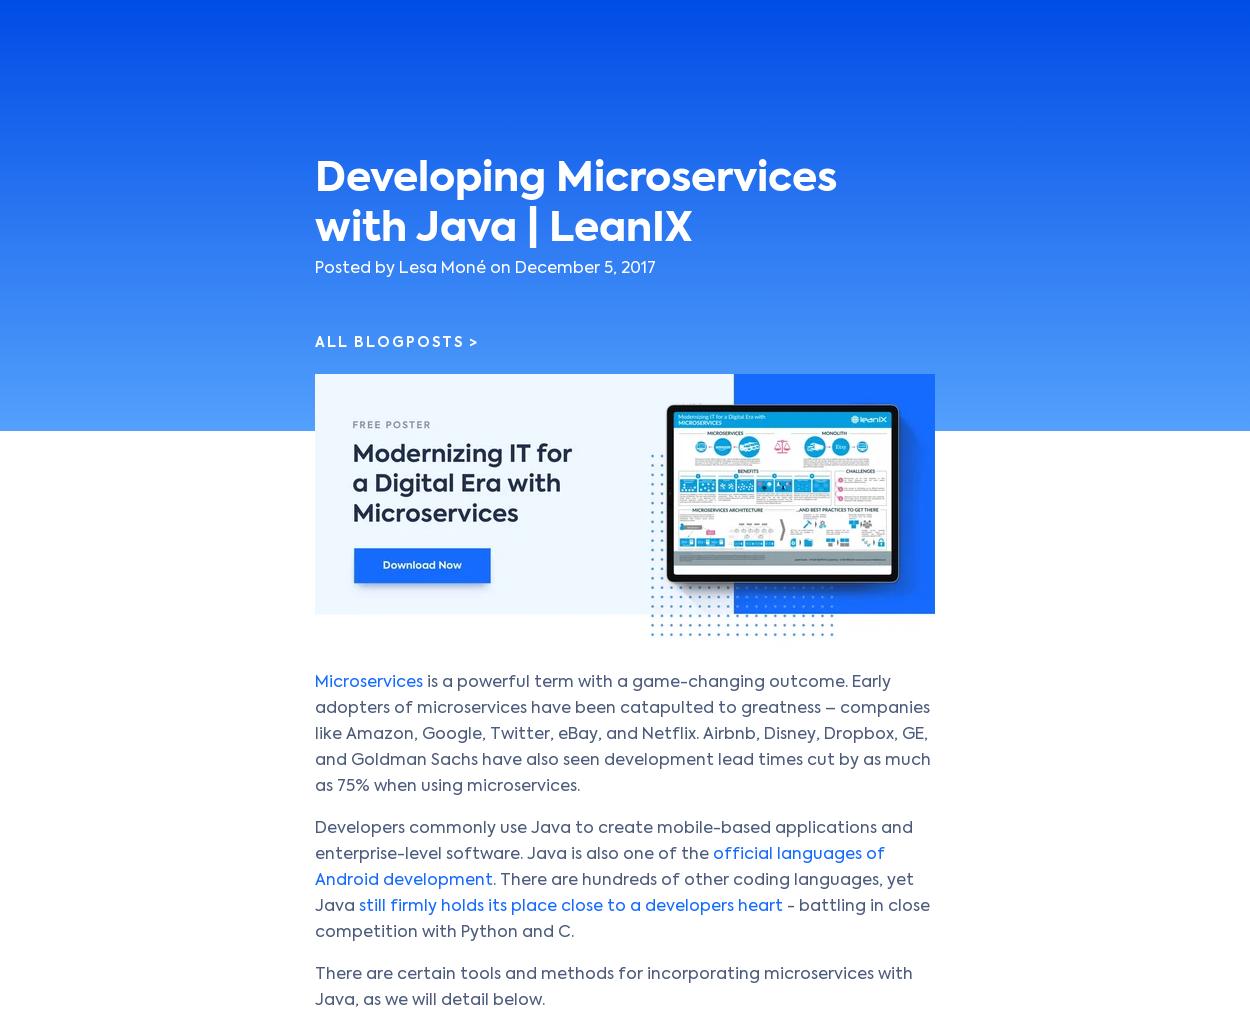  Describe the element at coordinates (331, 574) in the screenshot. I see `'Subscribe to the LeanIX Blog and never miss a post again!'` at that location.